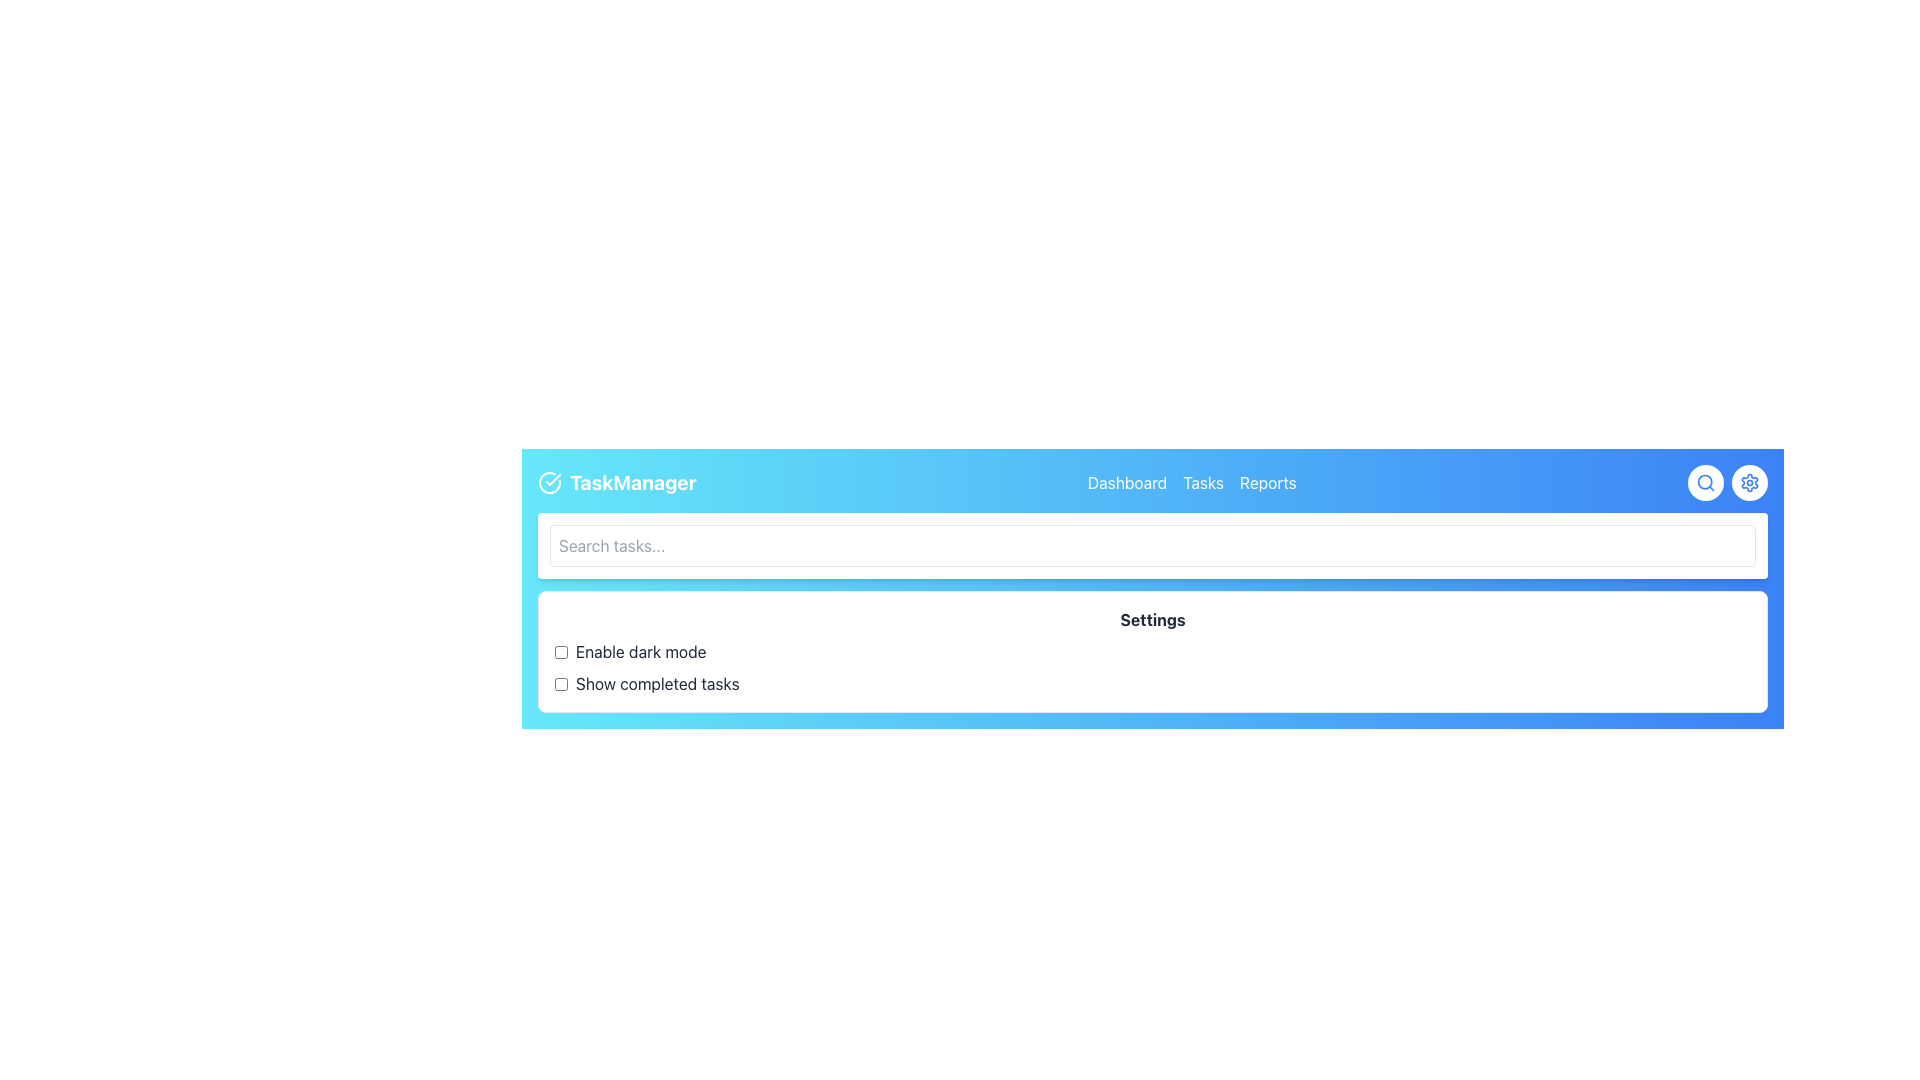 This screenshot has width=1920, height=1080. What do you see at coordinates (1152, 546) in the screenshot?
I see `the search box located` at bounding box center [1152, 546].